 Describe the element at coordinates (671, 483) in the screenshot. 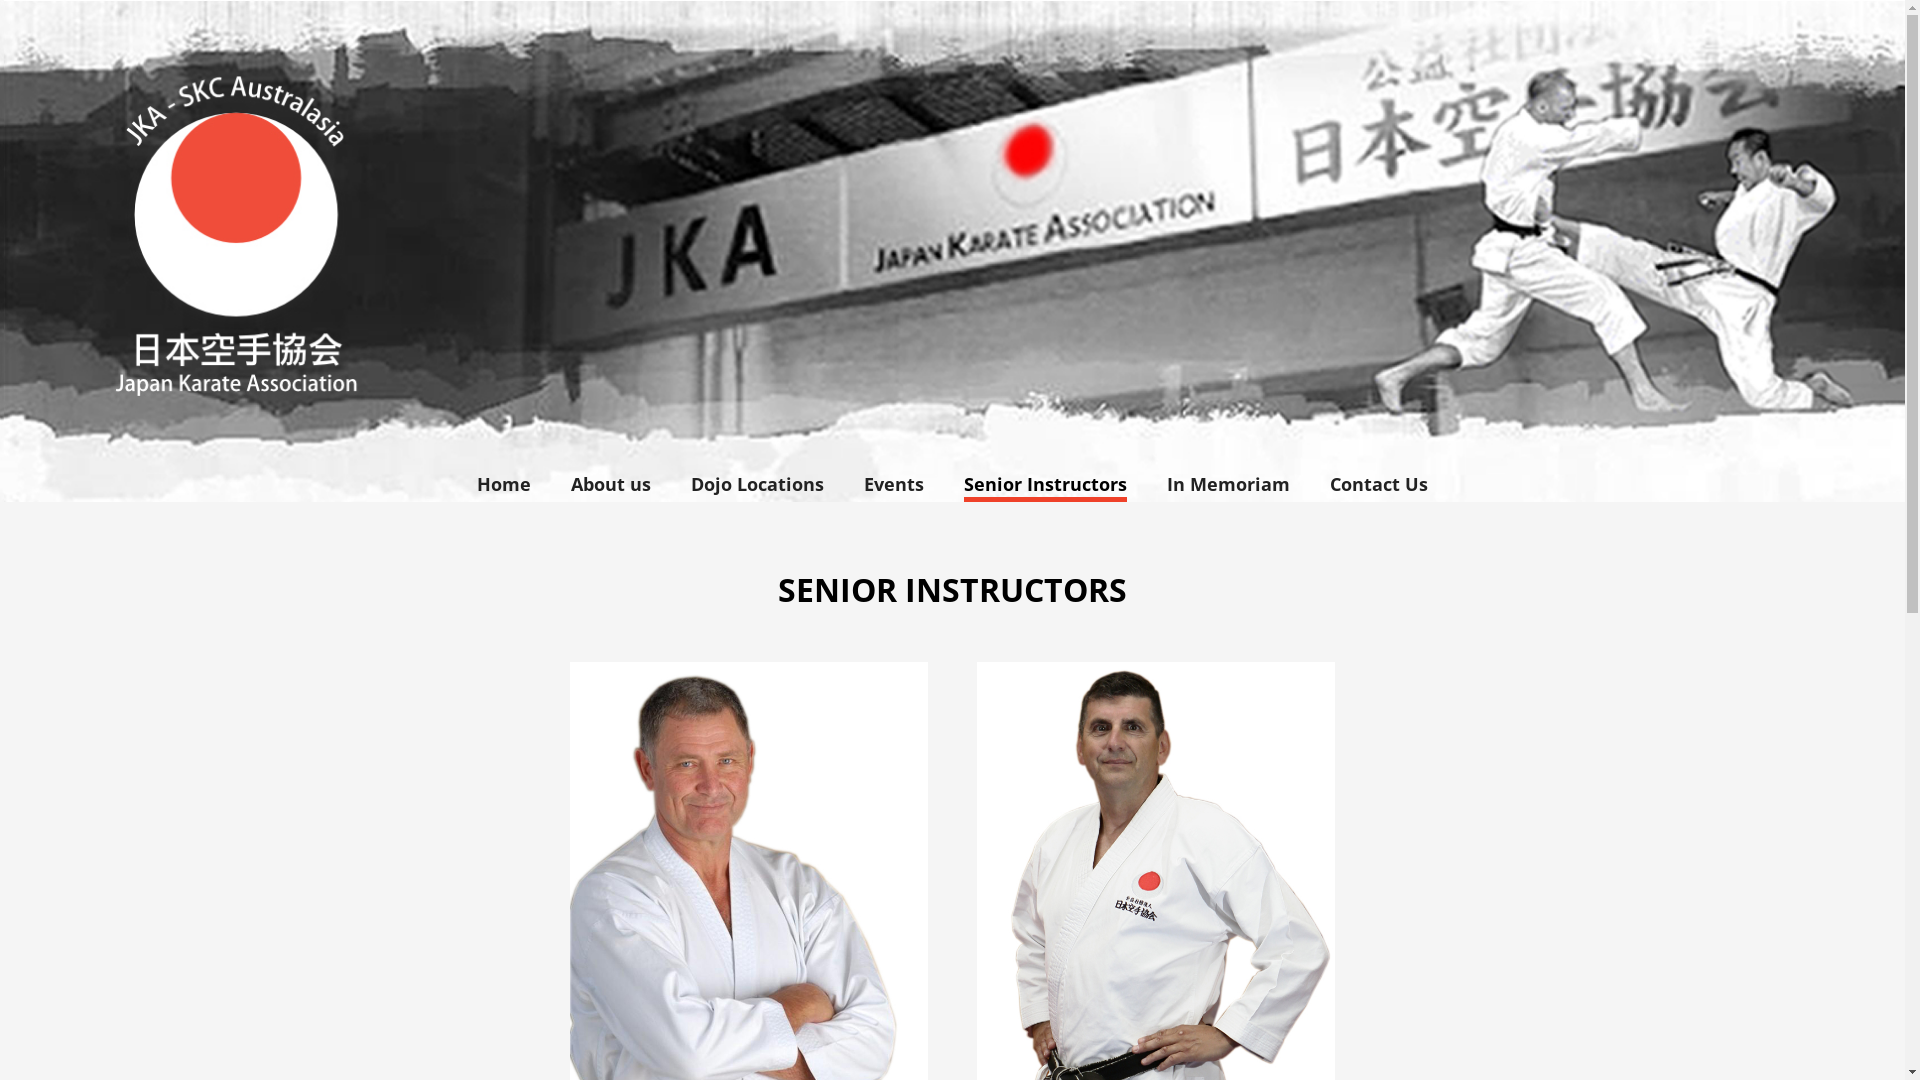

I see `'Dojo Locations'` at that location.